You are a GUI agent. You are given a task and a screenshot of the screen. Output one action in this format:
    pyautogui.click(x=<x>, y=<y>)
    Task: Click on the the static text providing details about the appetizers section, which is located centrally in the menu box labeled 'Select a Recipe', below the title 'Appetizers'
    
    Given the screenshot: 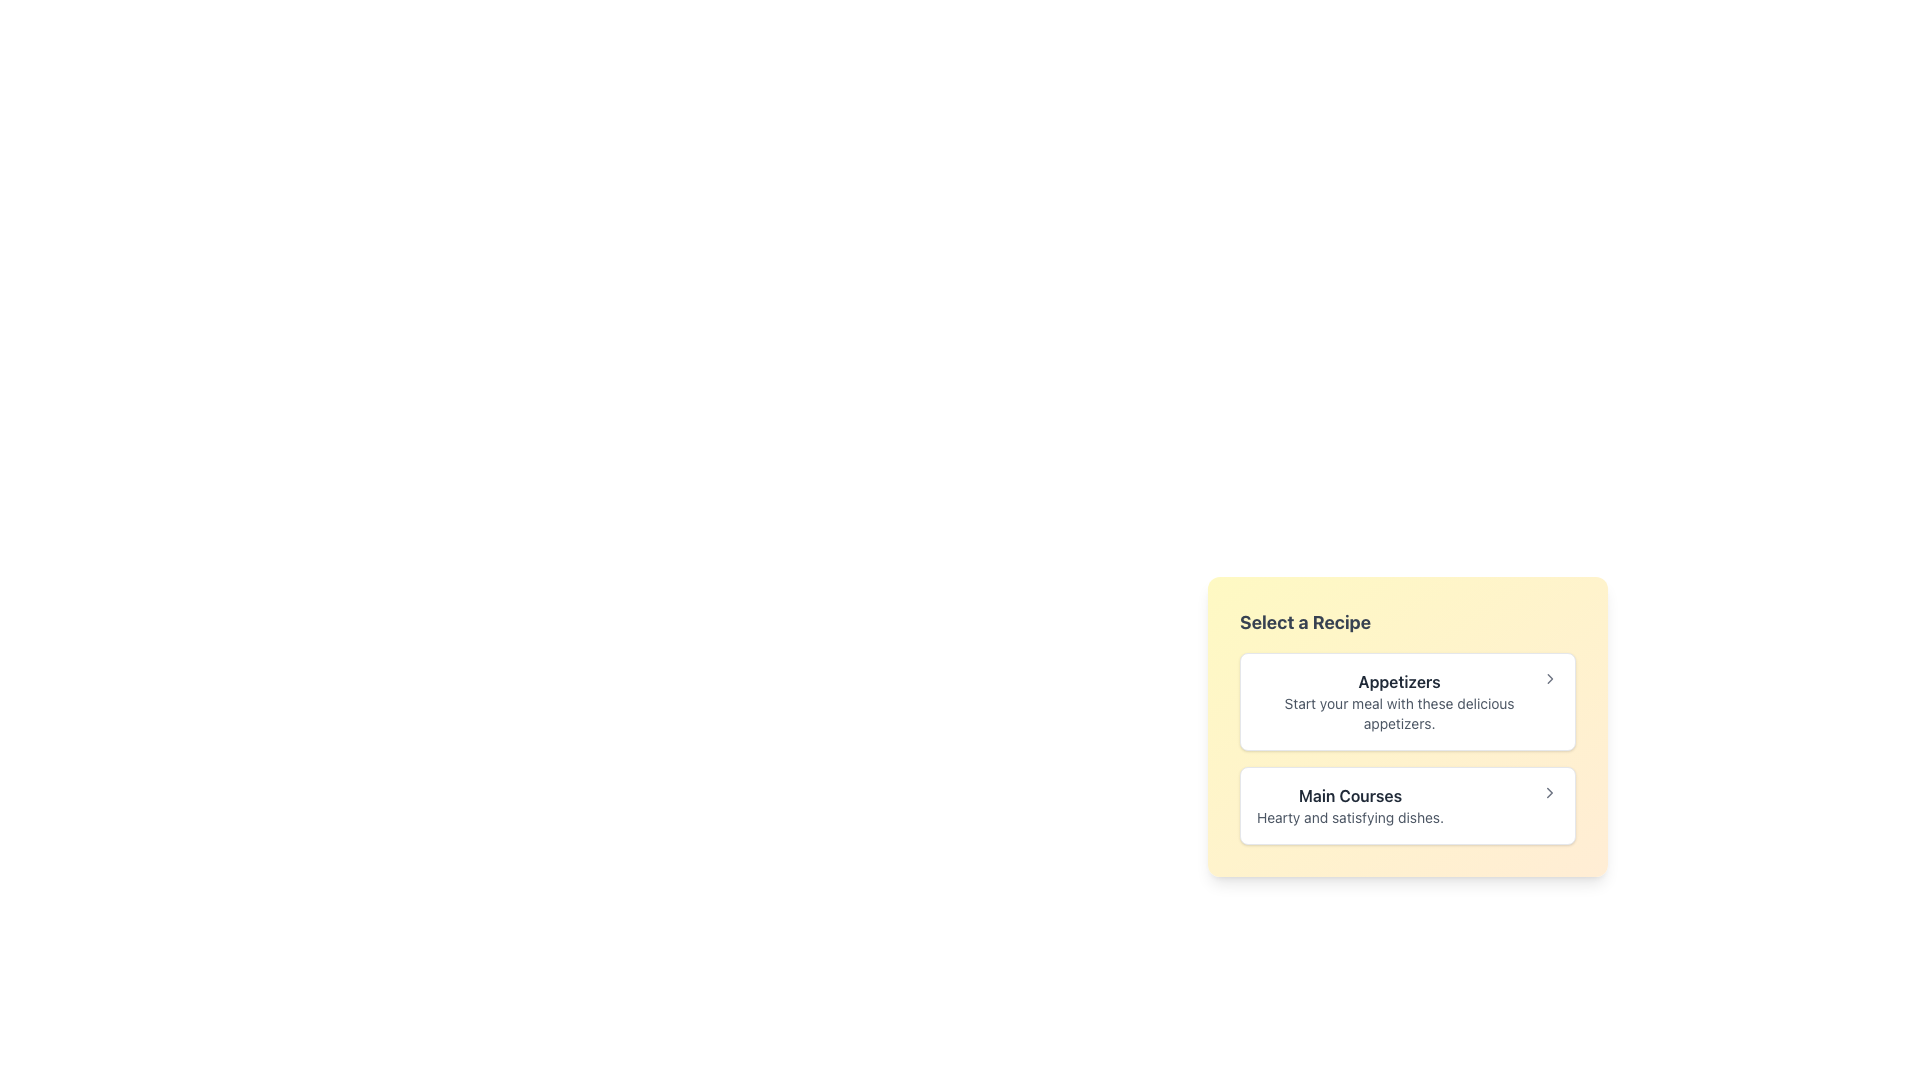 What is the action you would take?
    pyautogui.click(x=1398, y=712)
    